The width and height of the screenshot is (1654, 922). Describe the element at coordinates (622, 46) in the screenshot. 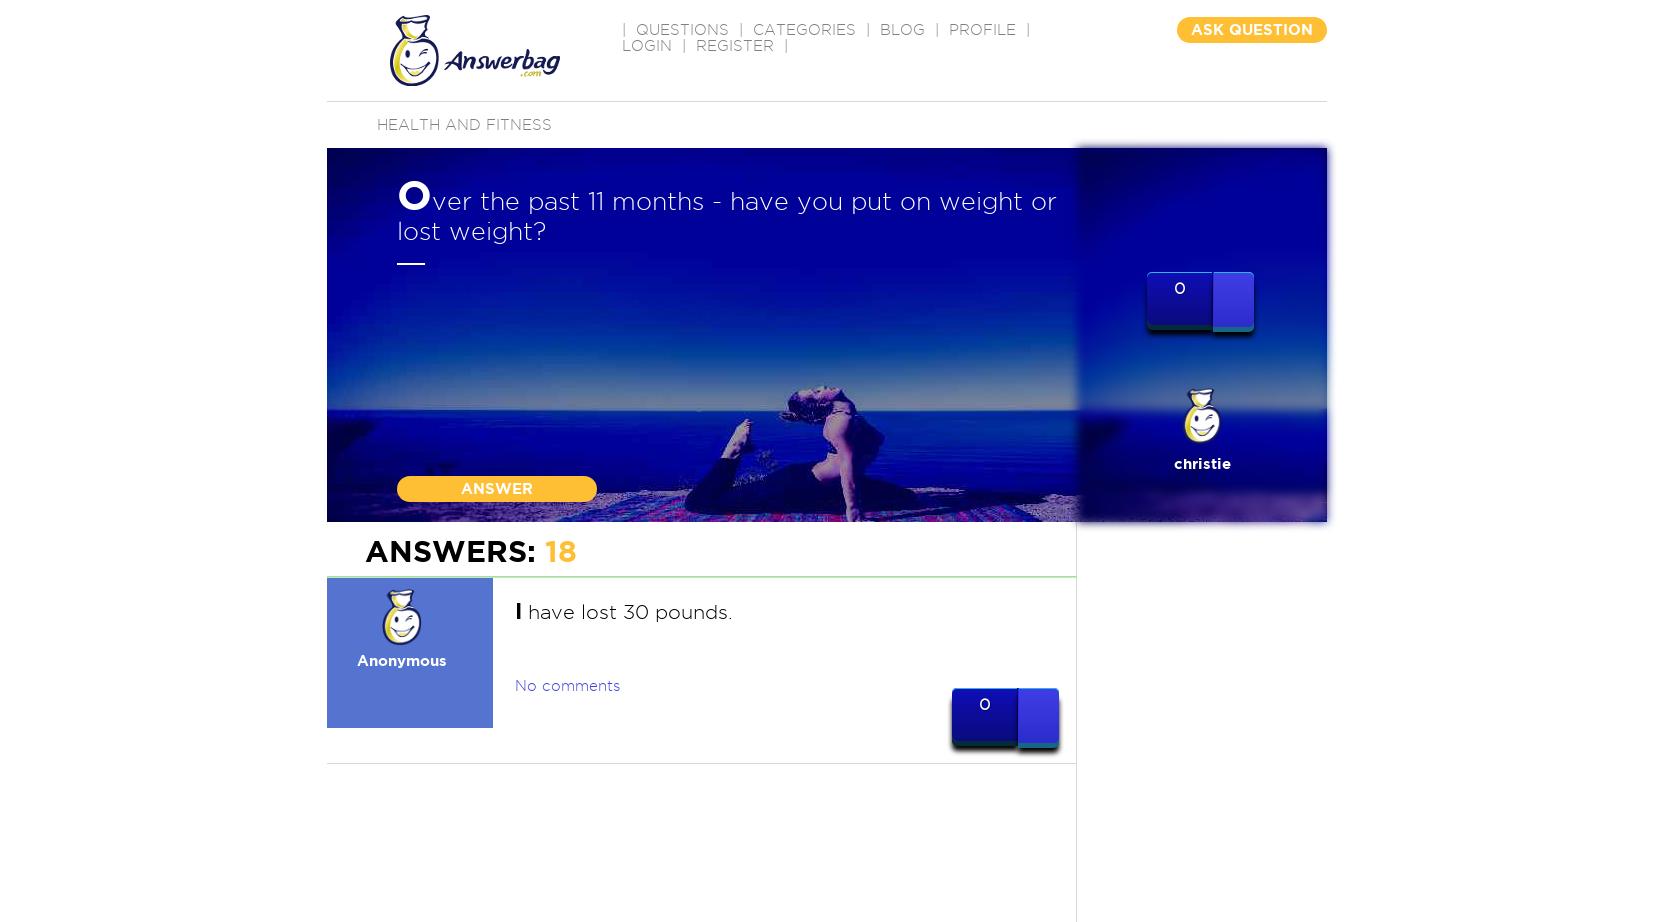

I see `'Login'` at that location.